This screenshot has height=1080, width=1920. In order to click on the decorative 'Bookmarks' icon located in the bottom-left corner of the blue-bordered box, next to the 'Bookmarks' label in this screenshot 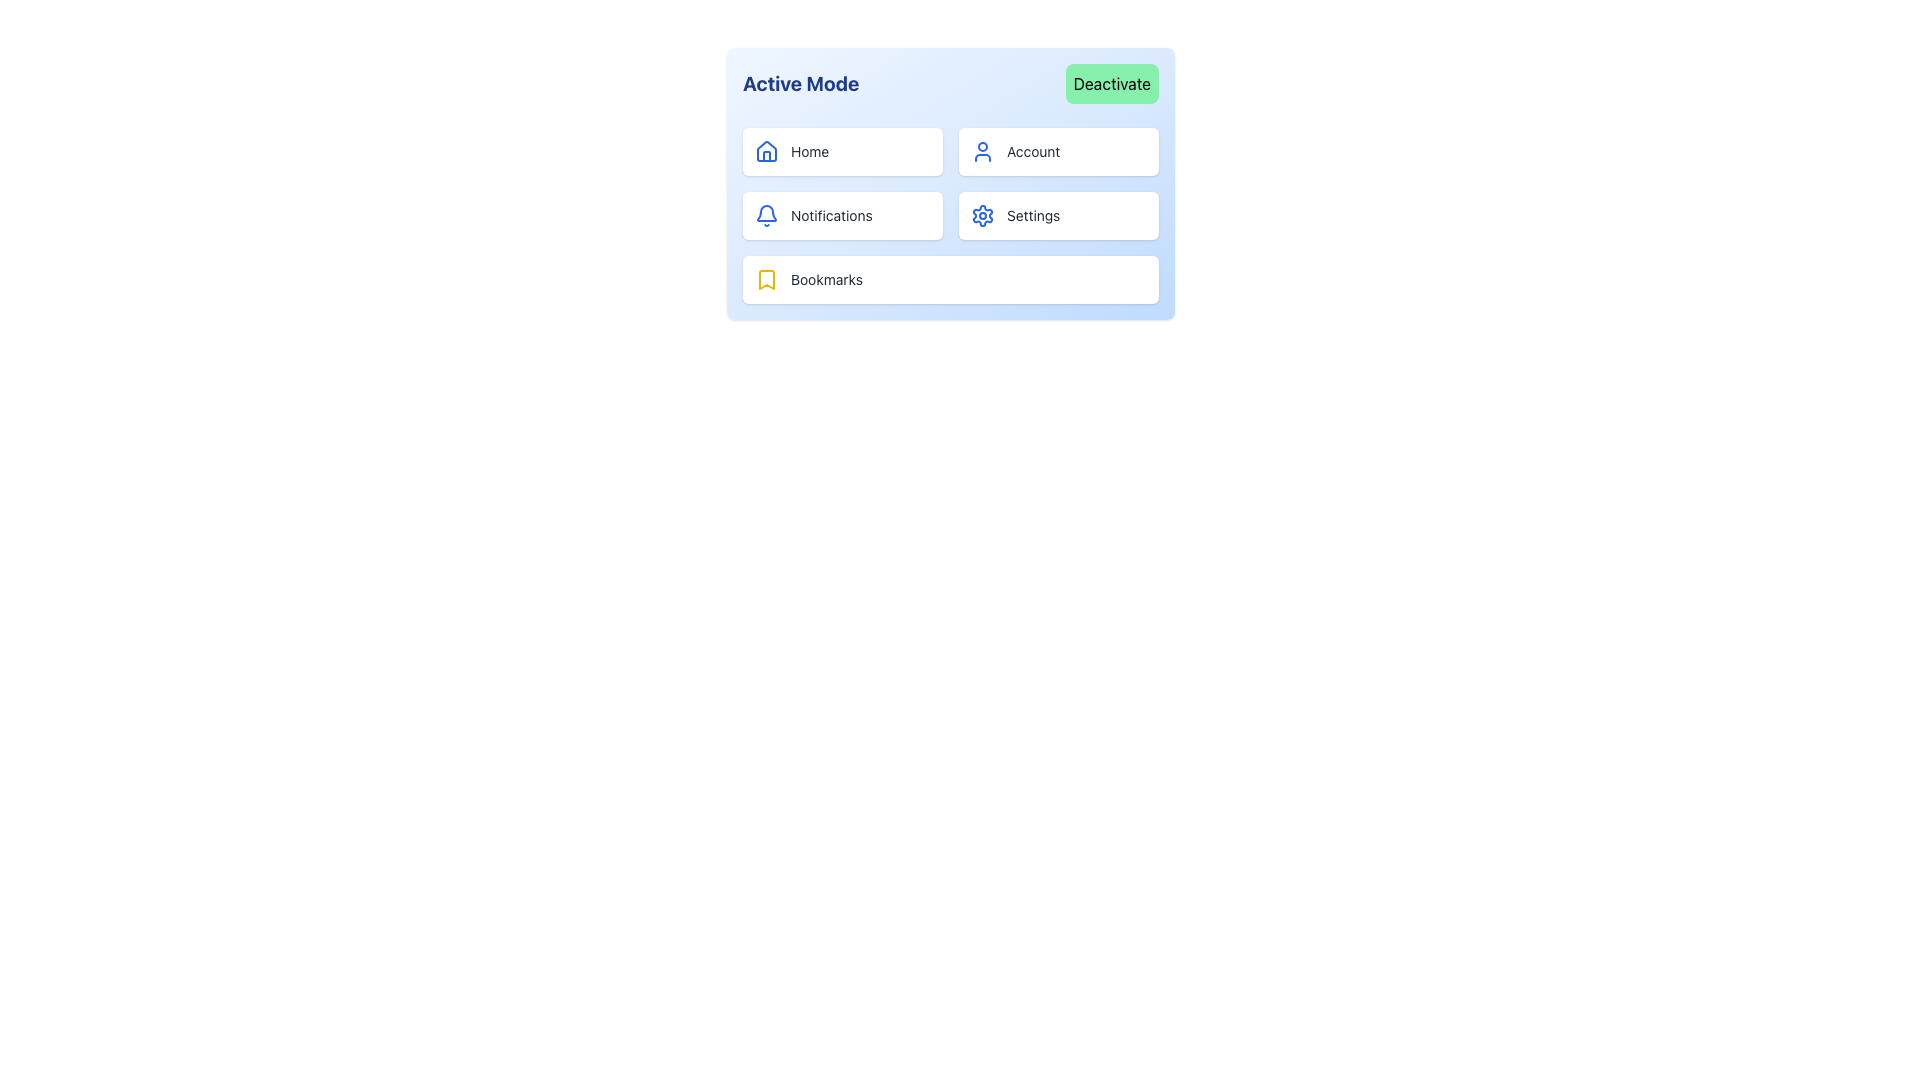, I will do `click(766, 280)`.